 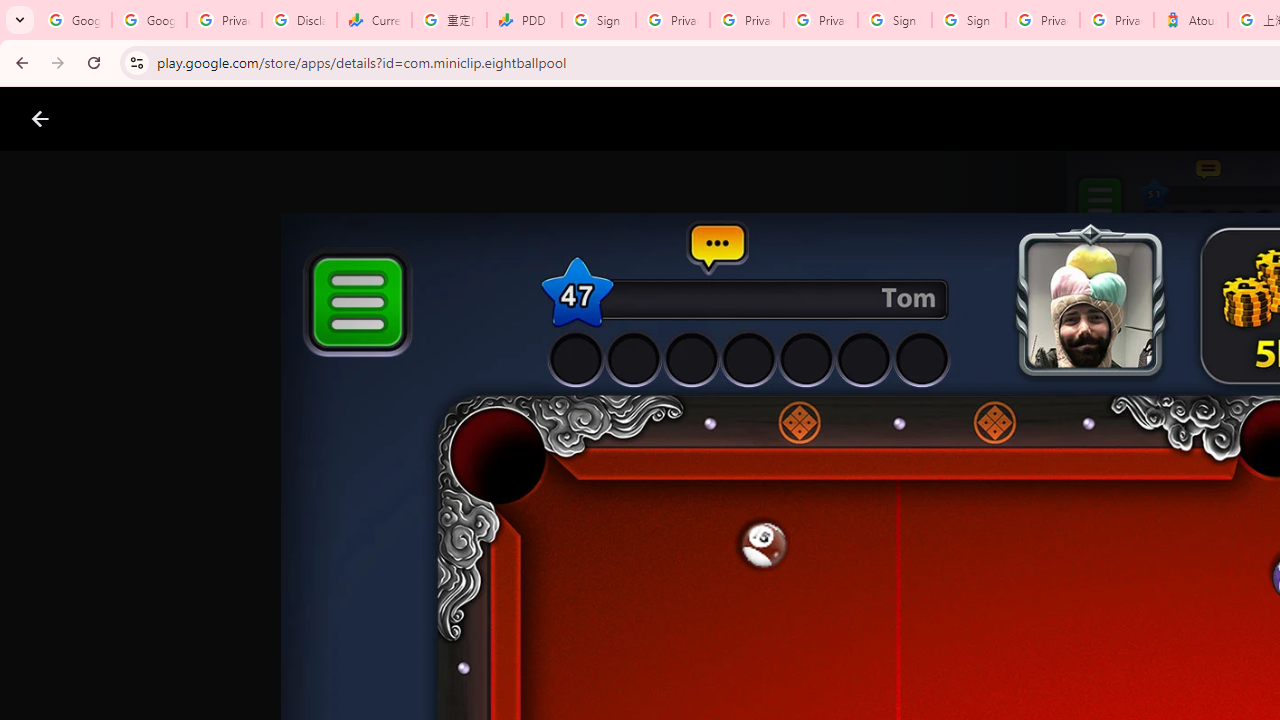 I want to click on 'Close screenshot viewer', so click(x=39, y=119).